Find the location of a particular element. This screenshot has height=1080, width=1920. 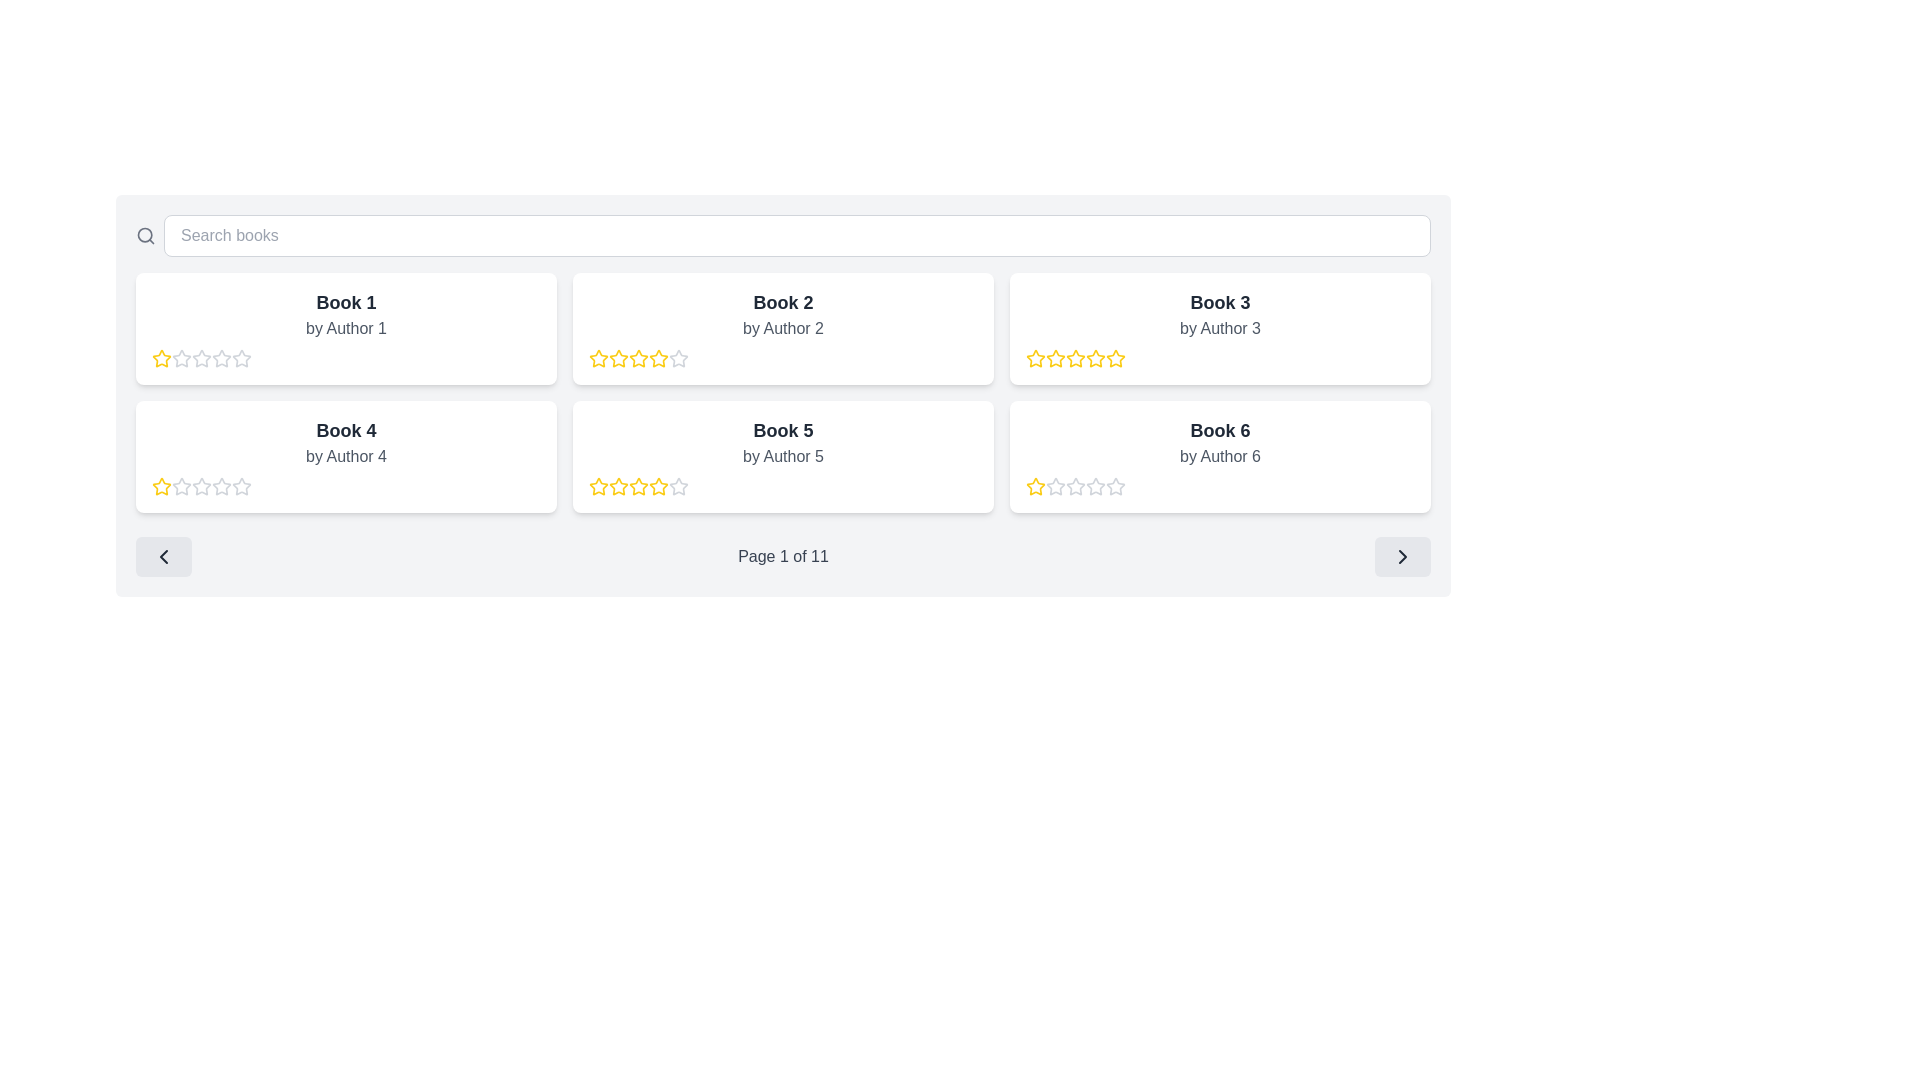

third gray-colored outlined star icon in the rating section for the book 'Book 6' by clicking on it is located at coordinates (1115, 486).